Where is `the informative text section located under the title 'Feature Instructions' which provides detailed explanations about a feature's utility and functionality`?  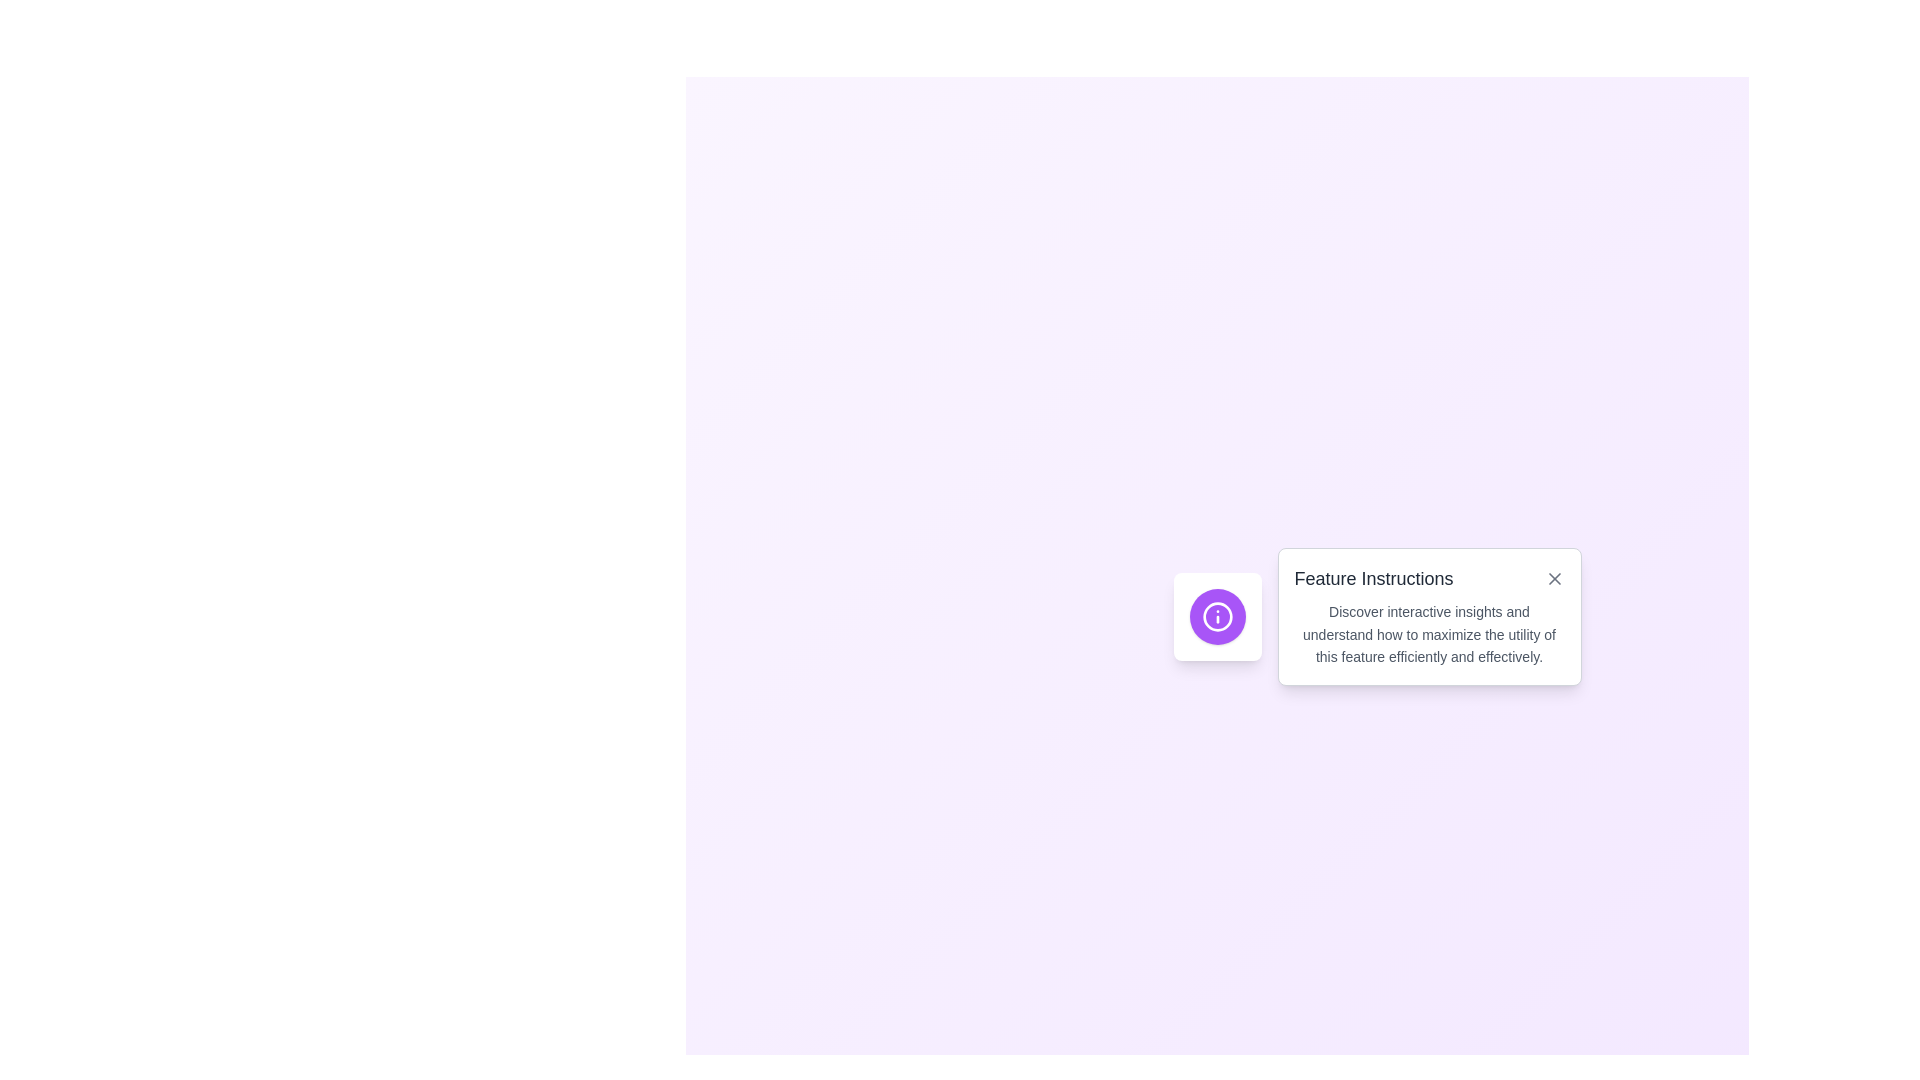 the informative text section located under the title 'Feature Instructions' which provides detailed explanations about a feature's utility and functionality is located at coordinates (1428, 635).